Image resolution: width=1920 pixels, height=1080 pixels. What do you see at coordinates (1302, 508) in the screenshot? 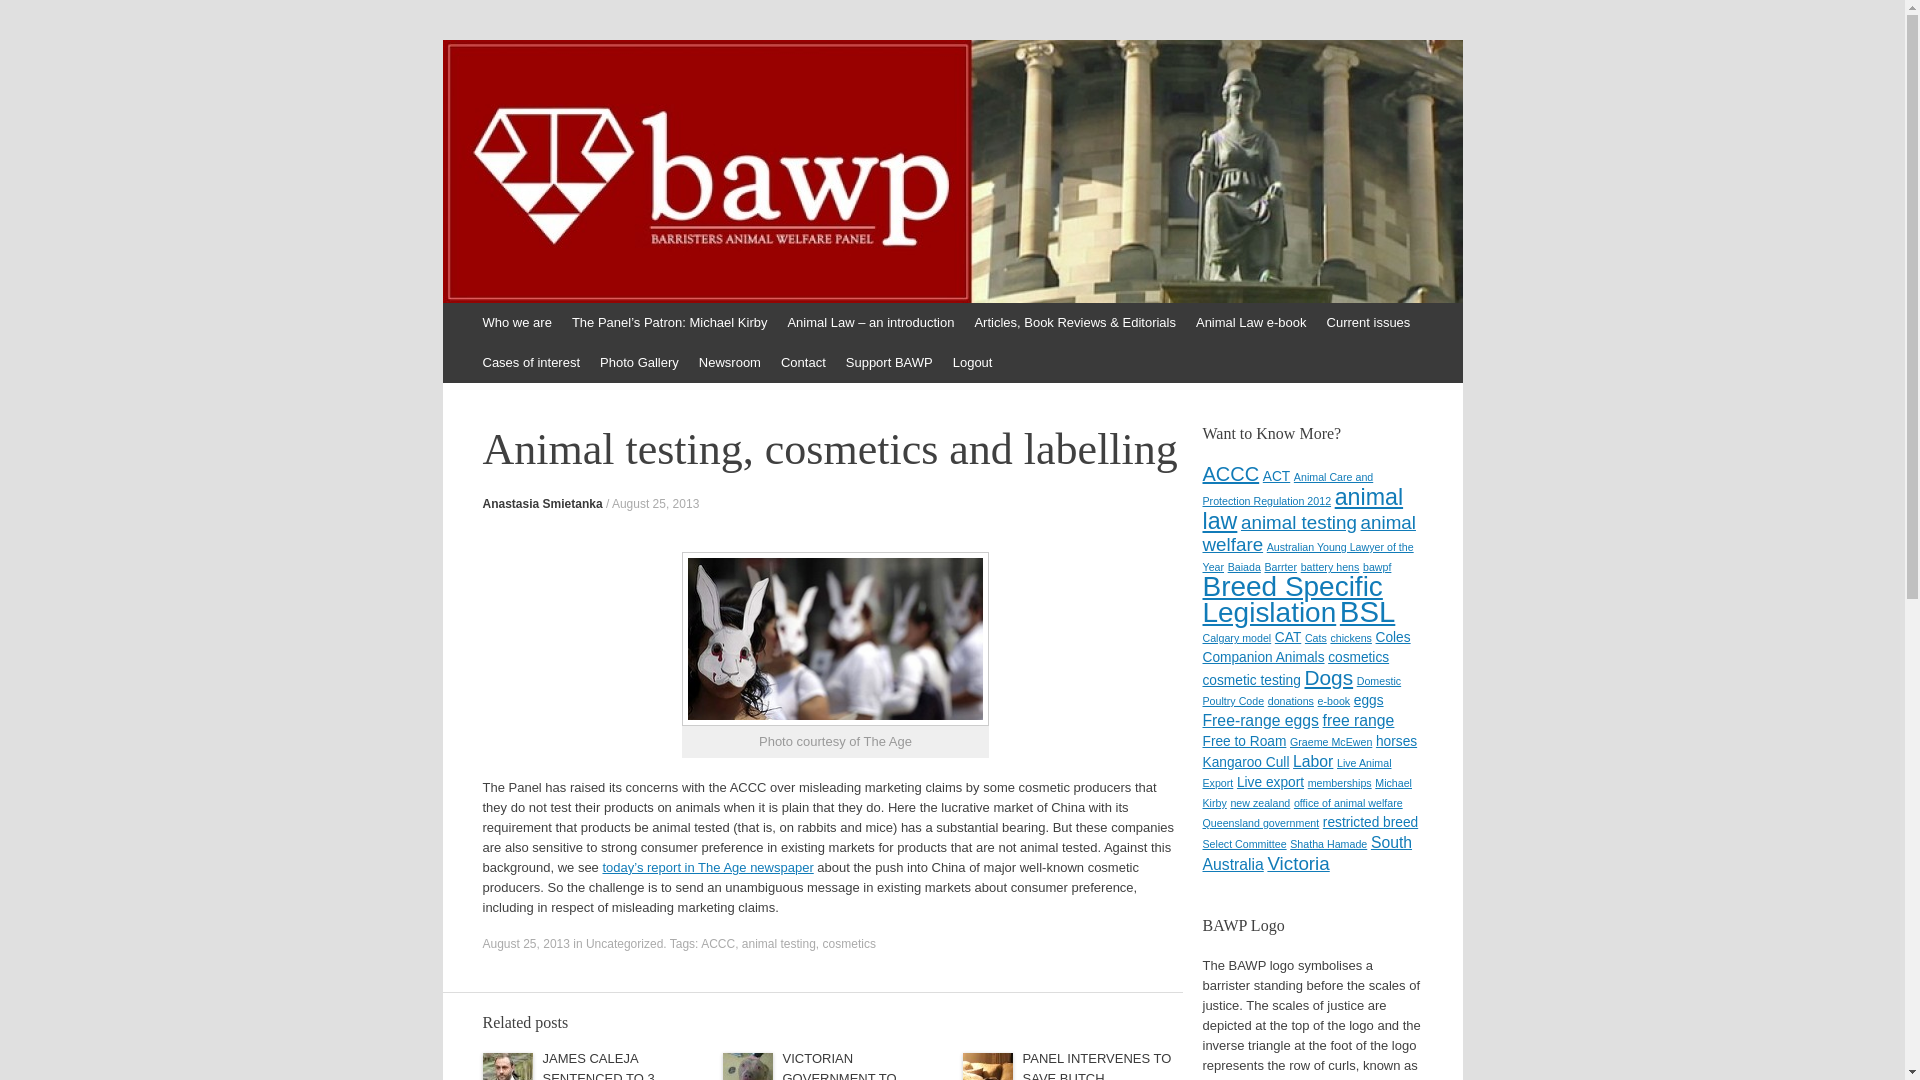
I see `'animal law'` at bounding box center [1302, 508].